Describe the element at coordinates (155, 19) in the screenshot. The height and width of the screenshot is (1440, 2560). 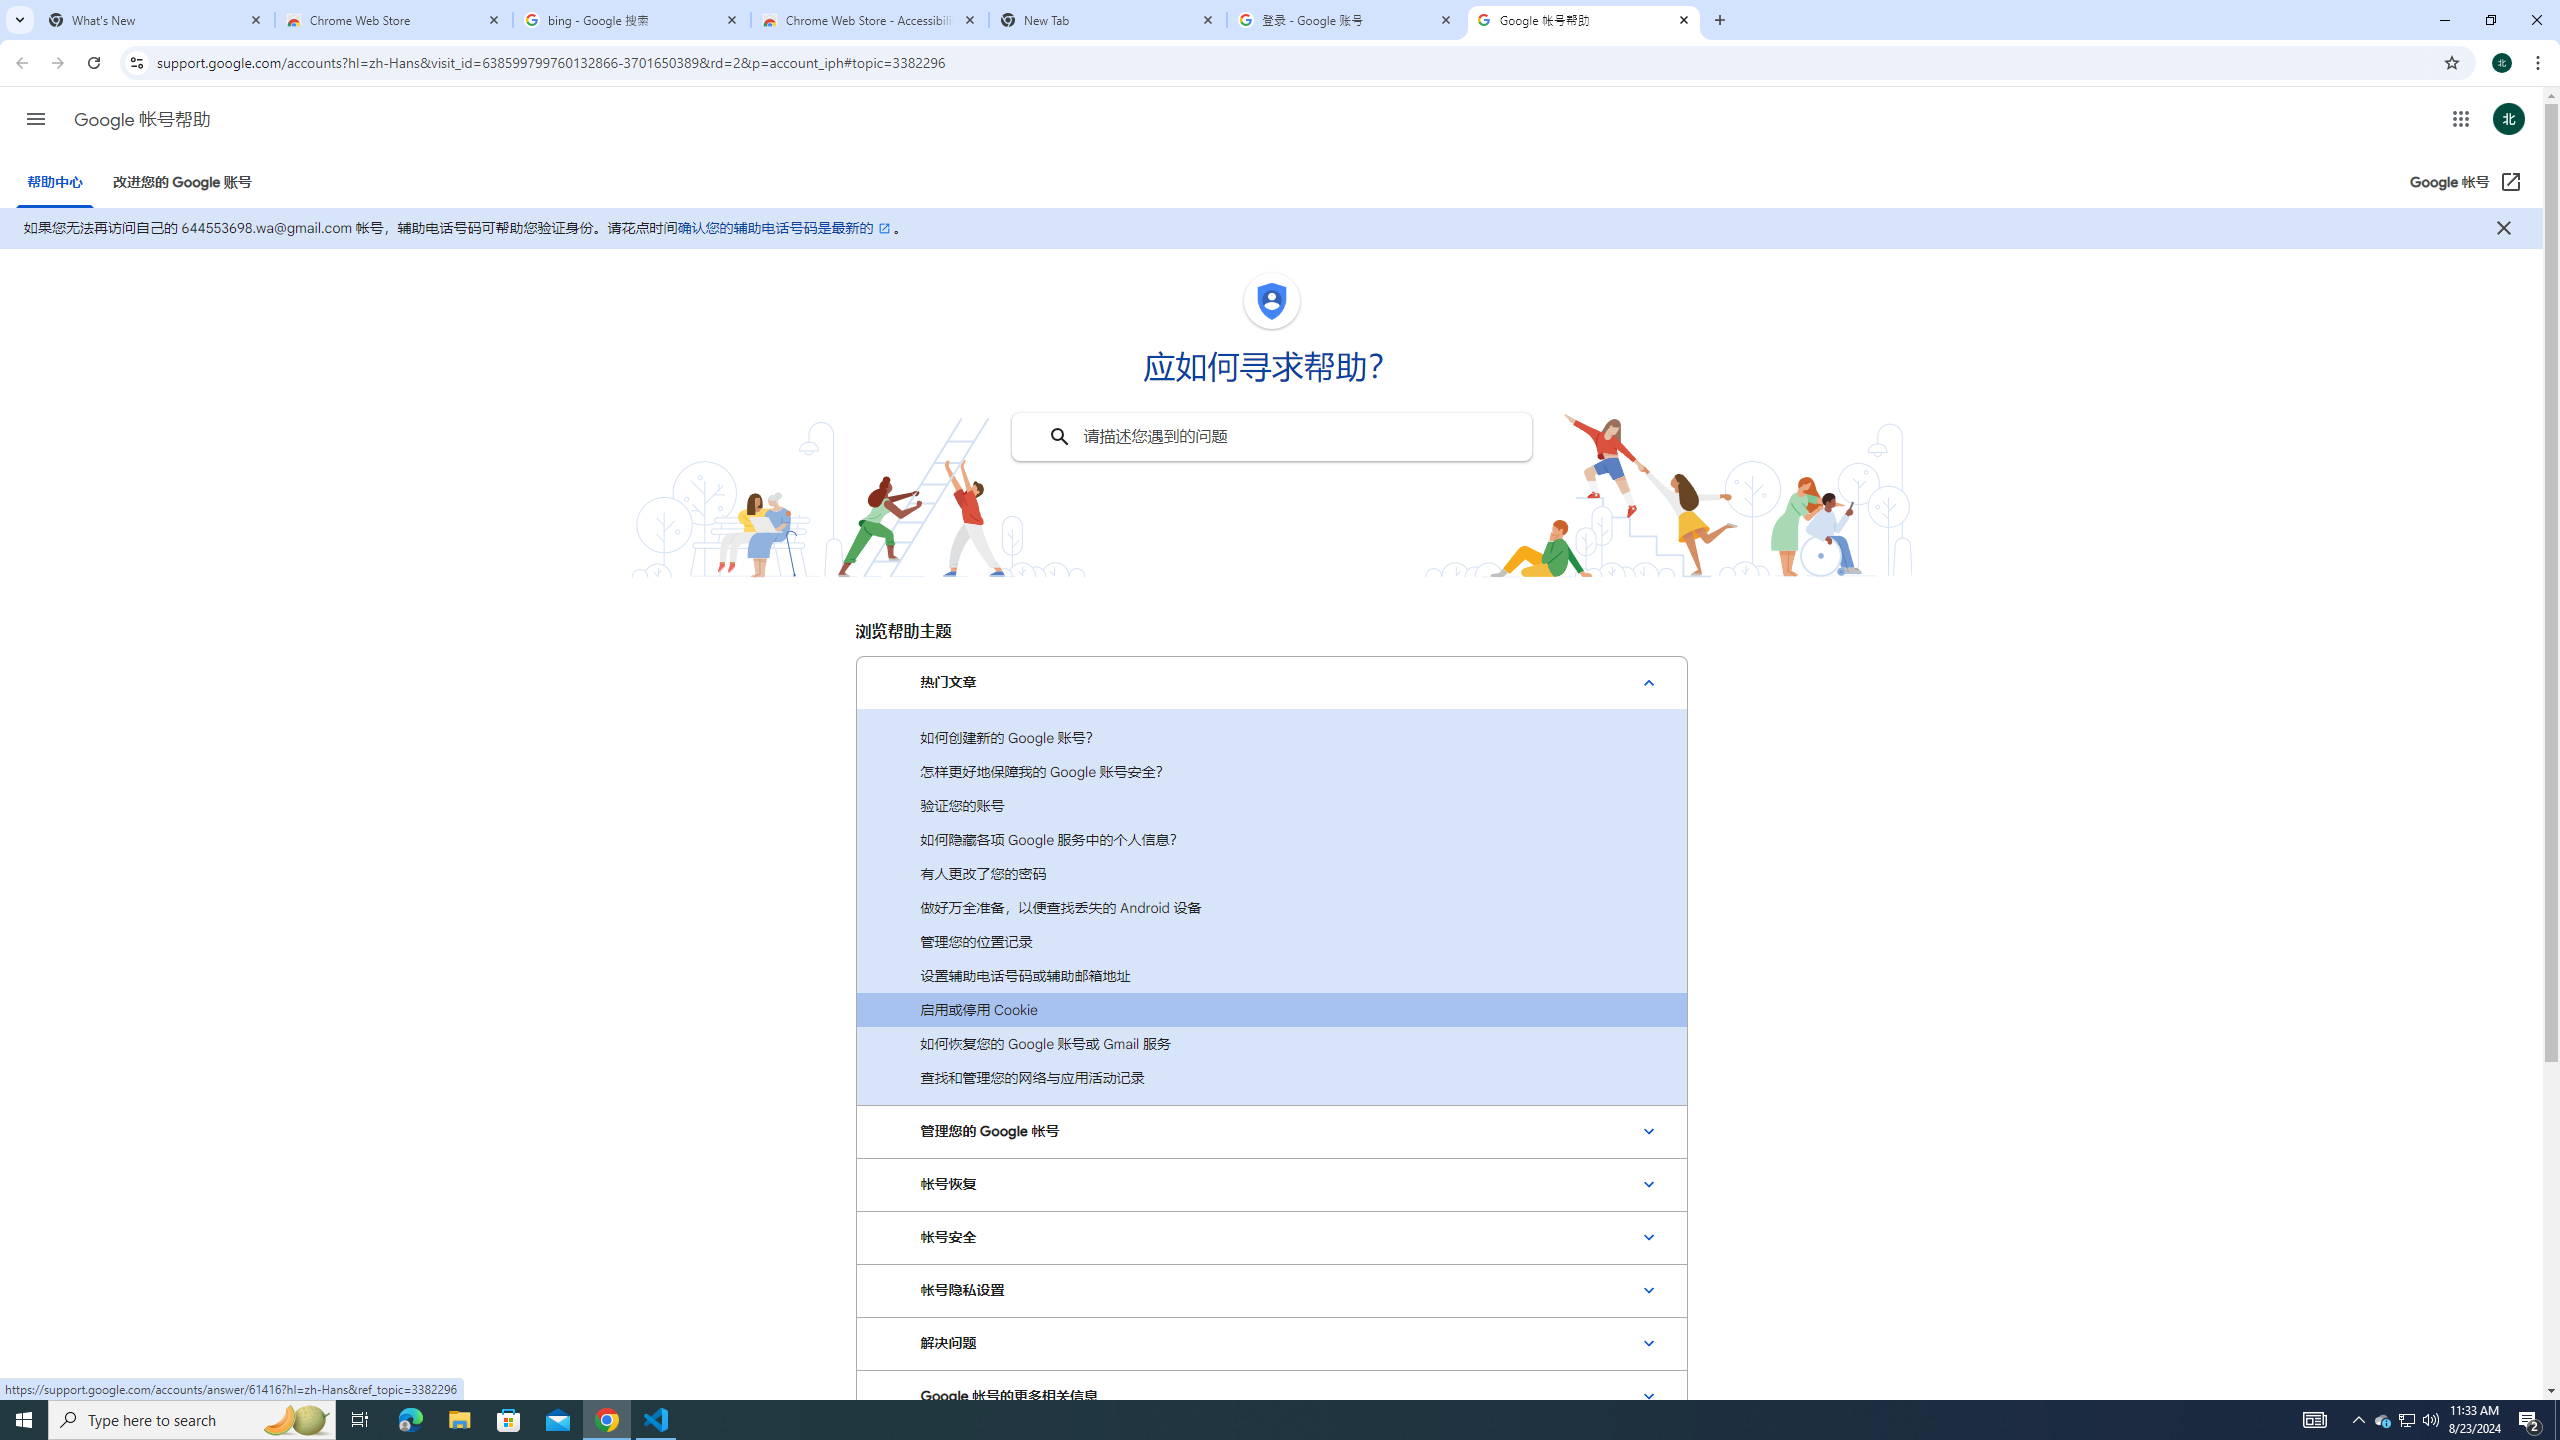
I see `'What'` at that location.